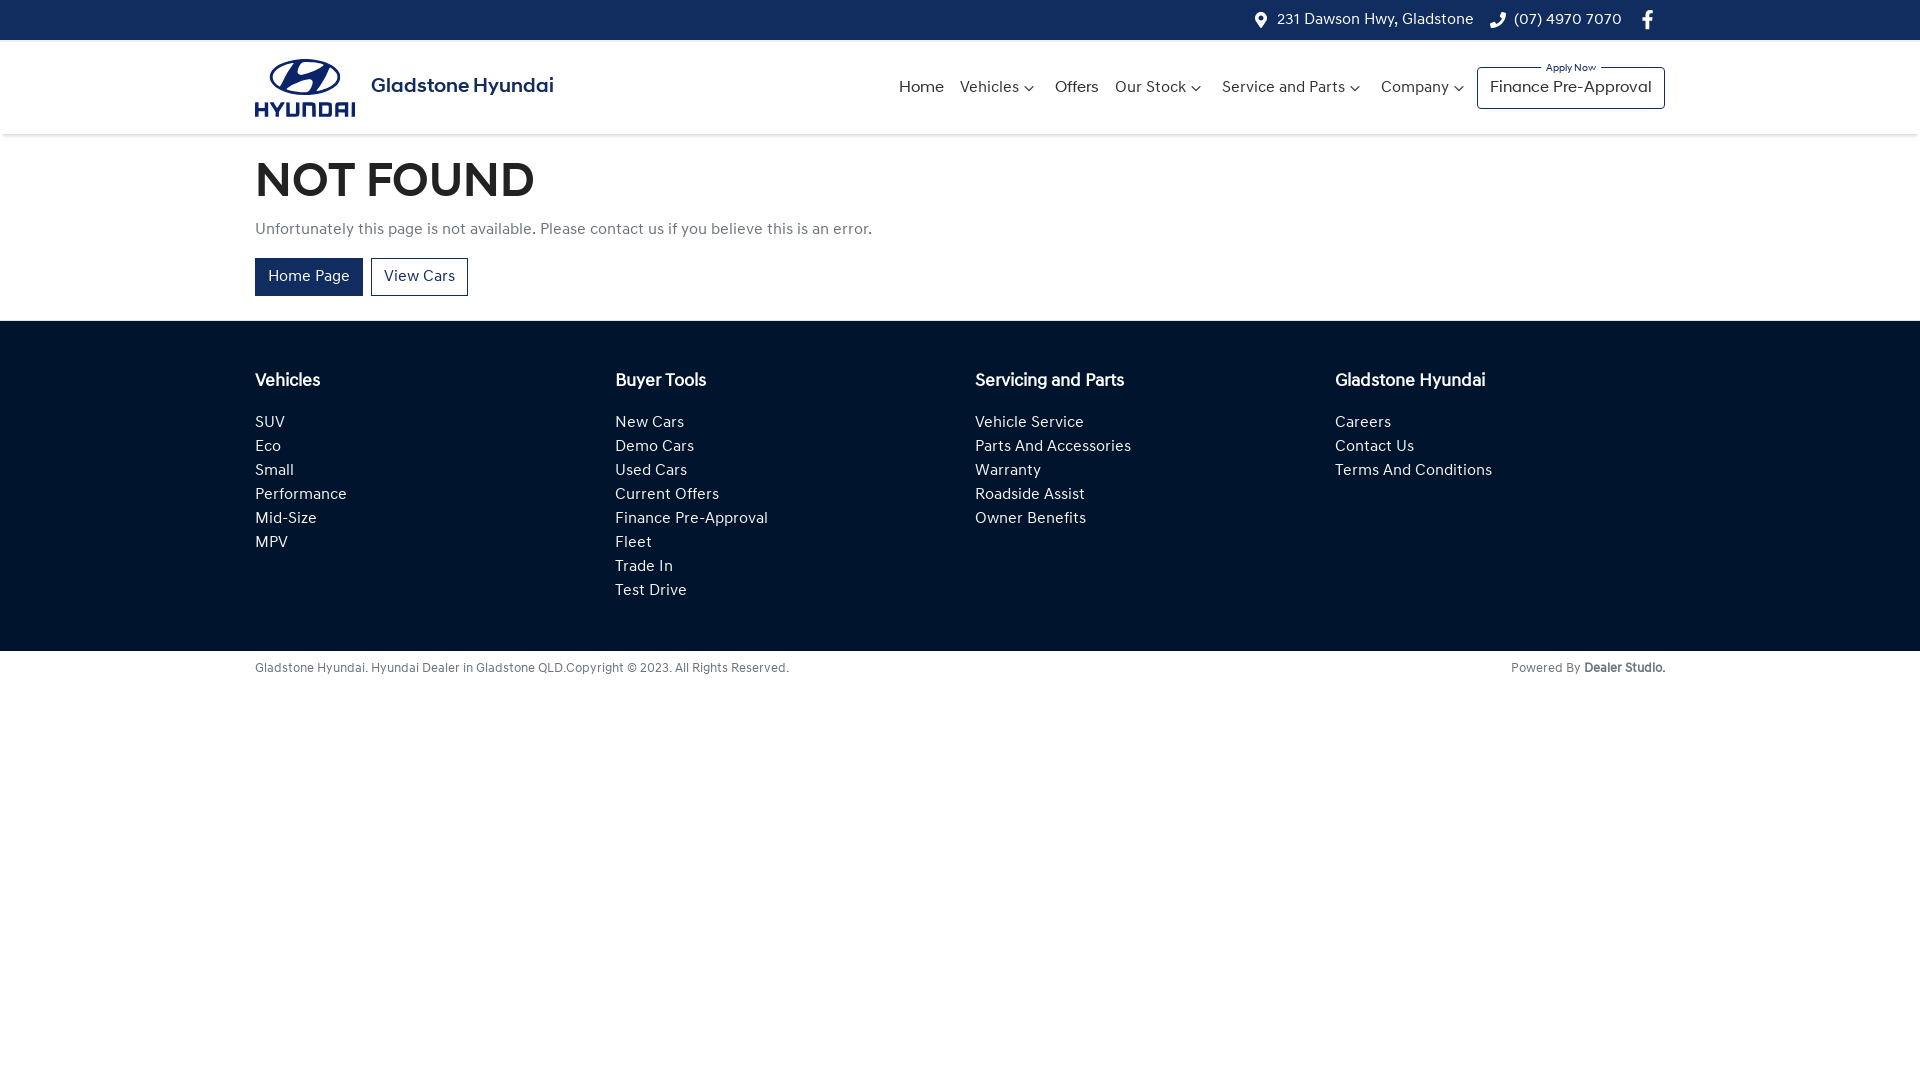 The height and width of the screenshot is (1080, 1920). Describe the element at coordinates (613, 422) in the screenshot. I see `'New Cars'` at that location.